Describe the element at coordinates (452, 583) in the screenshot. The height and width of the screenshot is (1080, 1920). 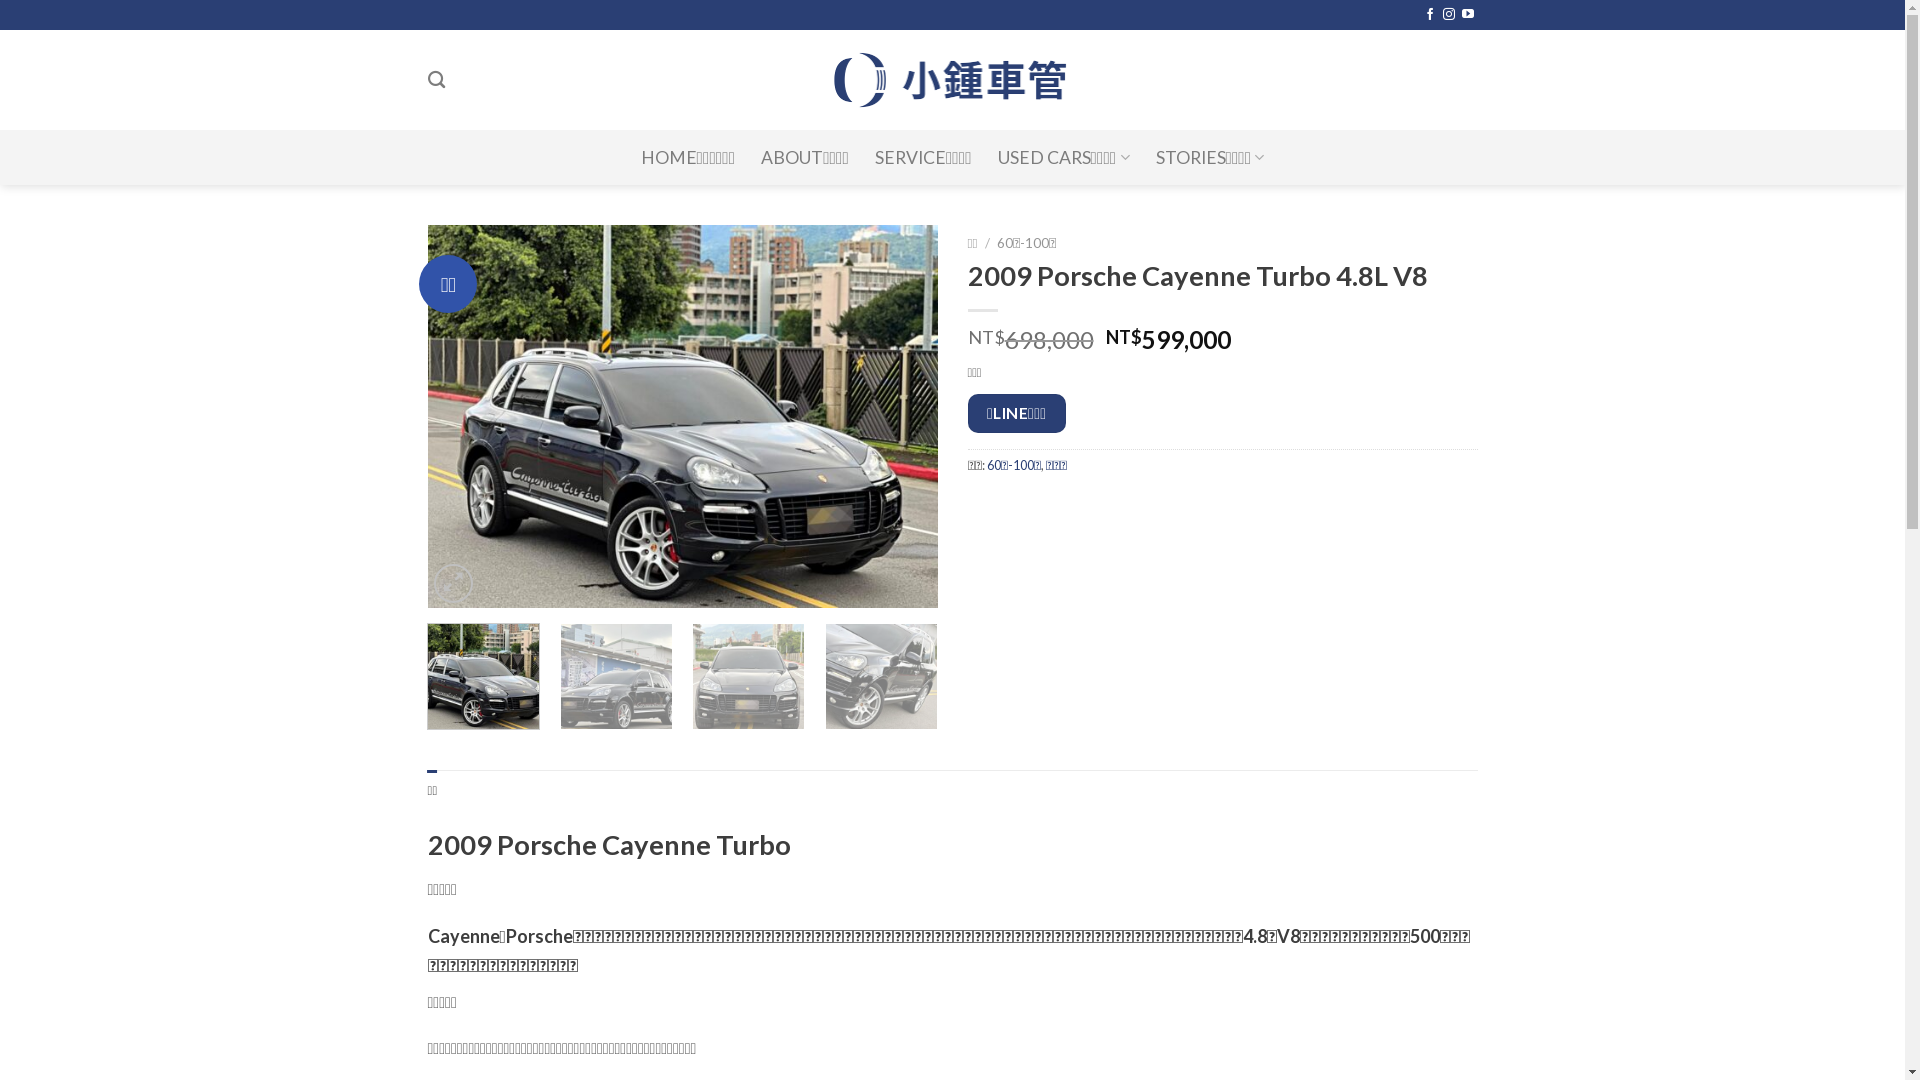
I see `'Zoom'` at that location.